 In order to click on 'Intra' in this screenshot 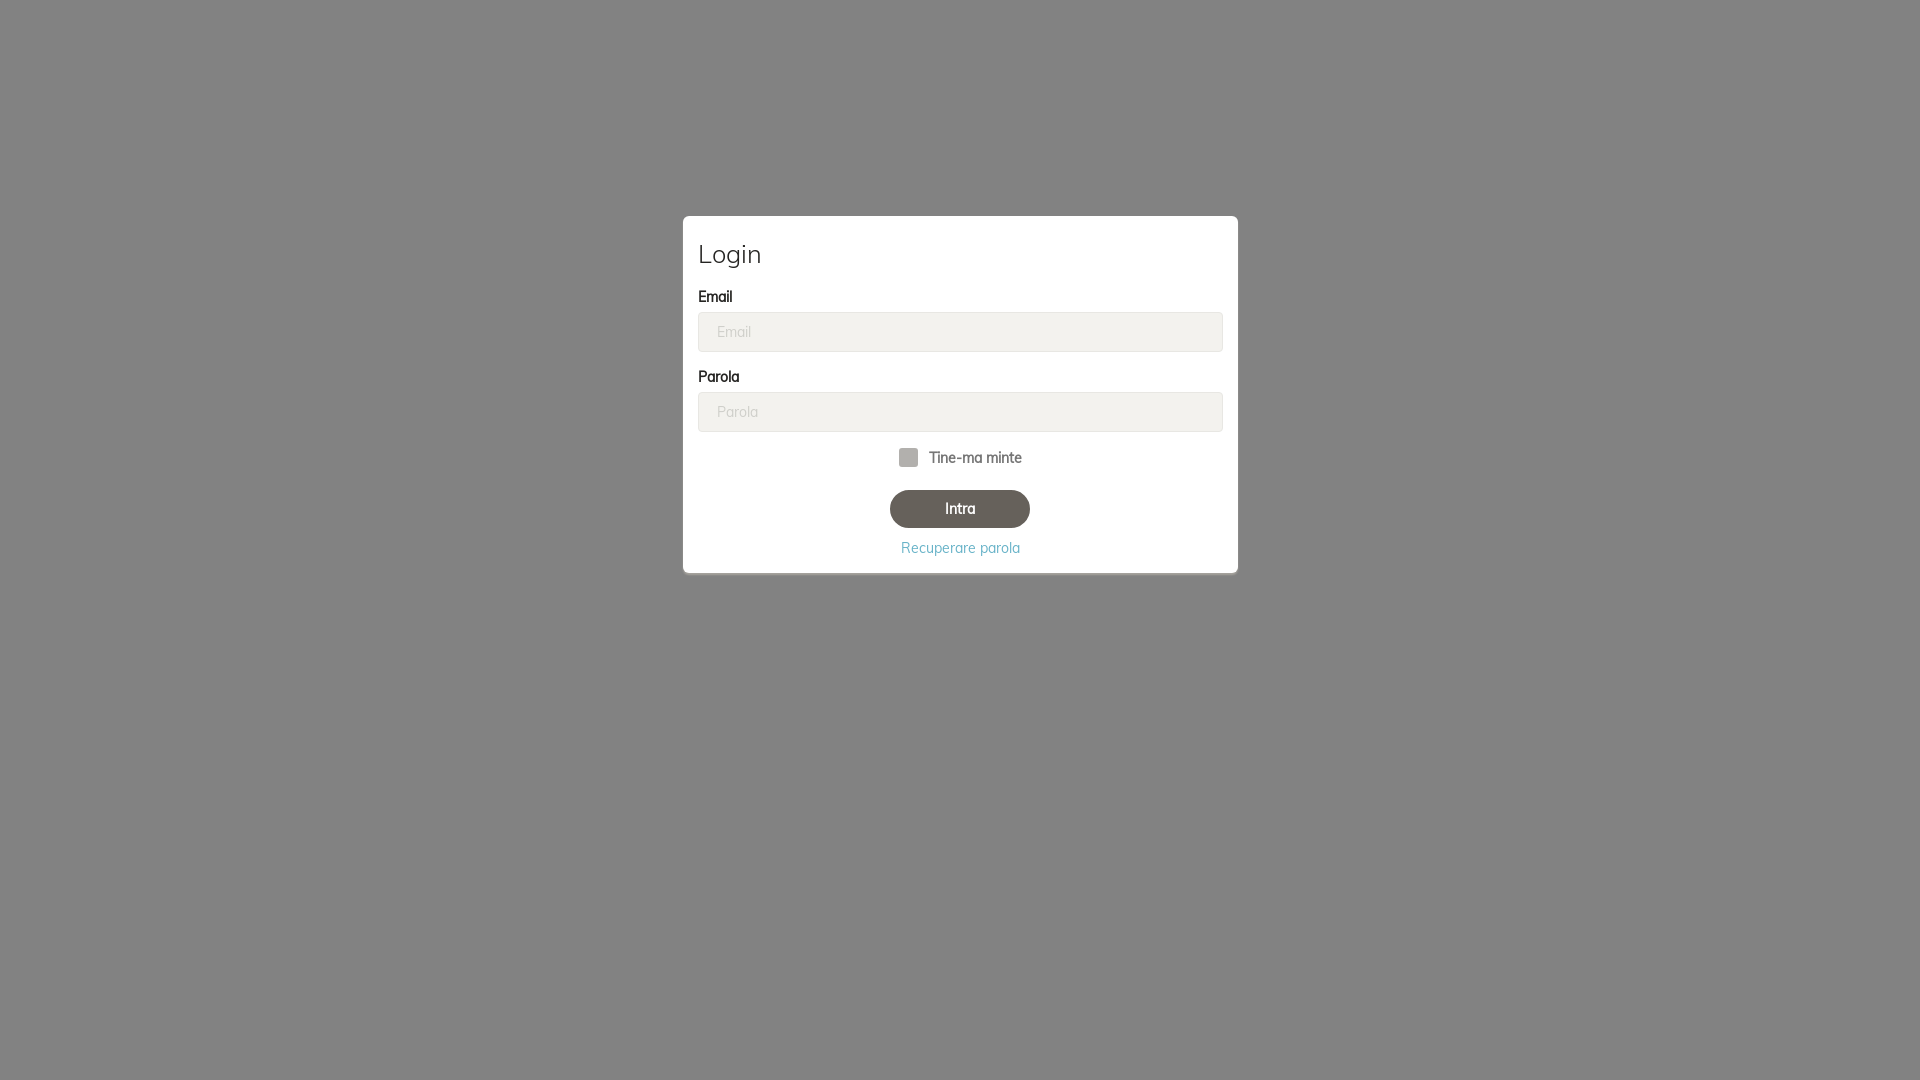, I will do `click(960, 508)`.